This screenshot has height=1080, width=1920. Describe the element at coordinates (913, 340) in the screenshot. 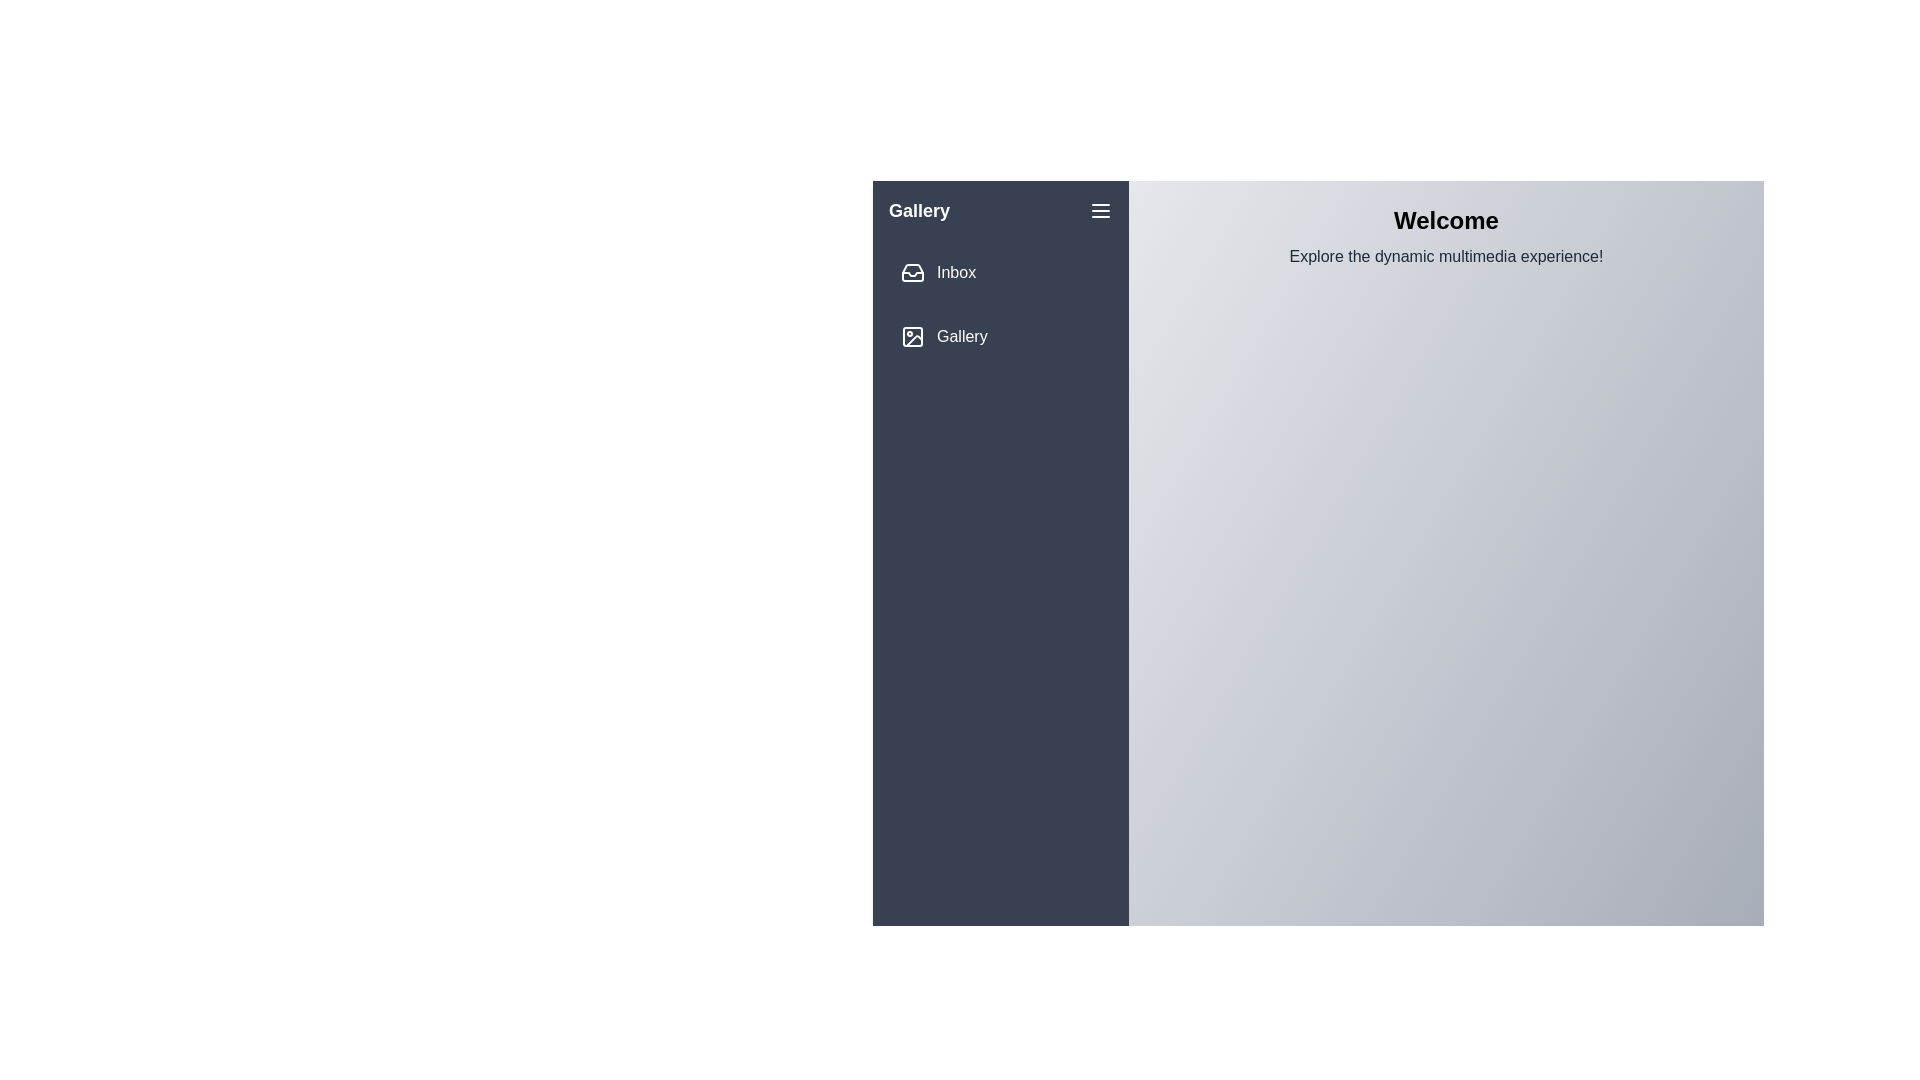

I see `the Gallery icon located in the vertical navigation menu, which is the second item from the top, just below the inbox icon` at that location.